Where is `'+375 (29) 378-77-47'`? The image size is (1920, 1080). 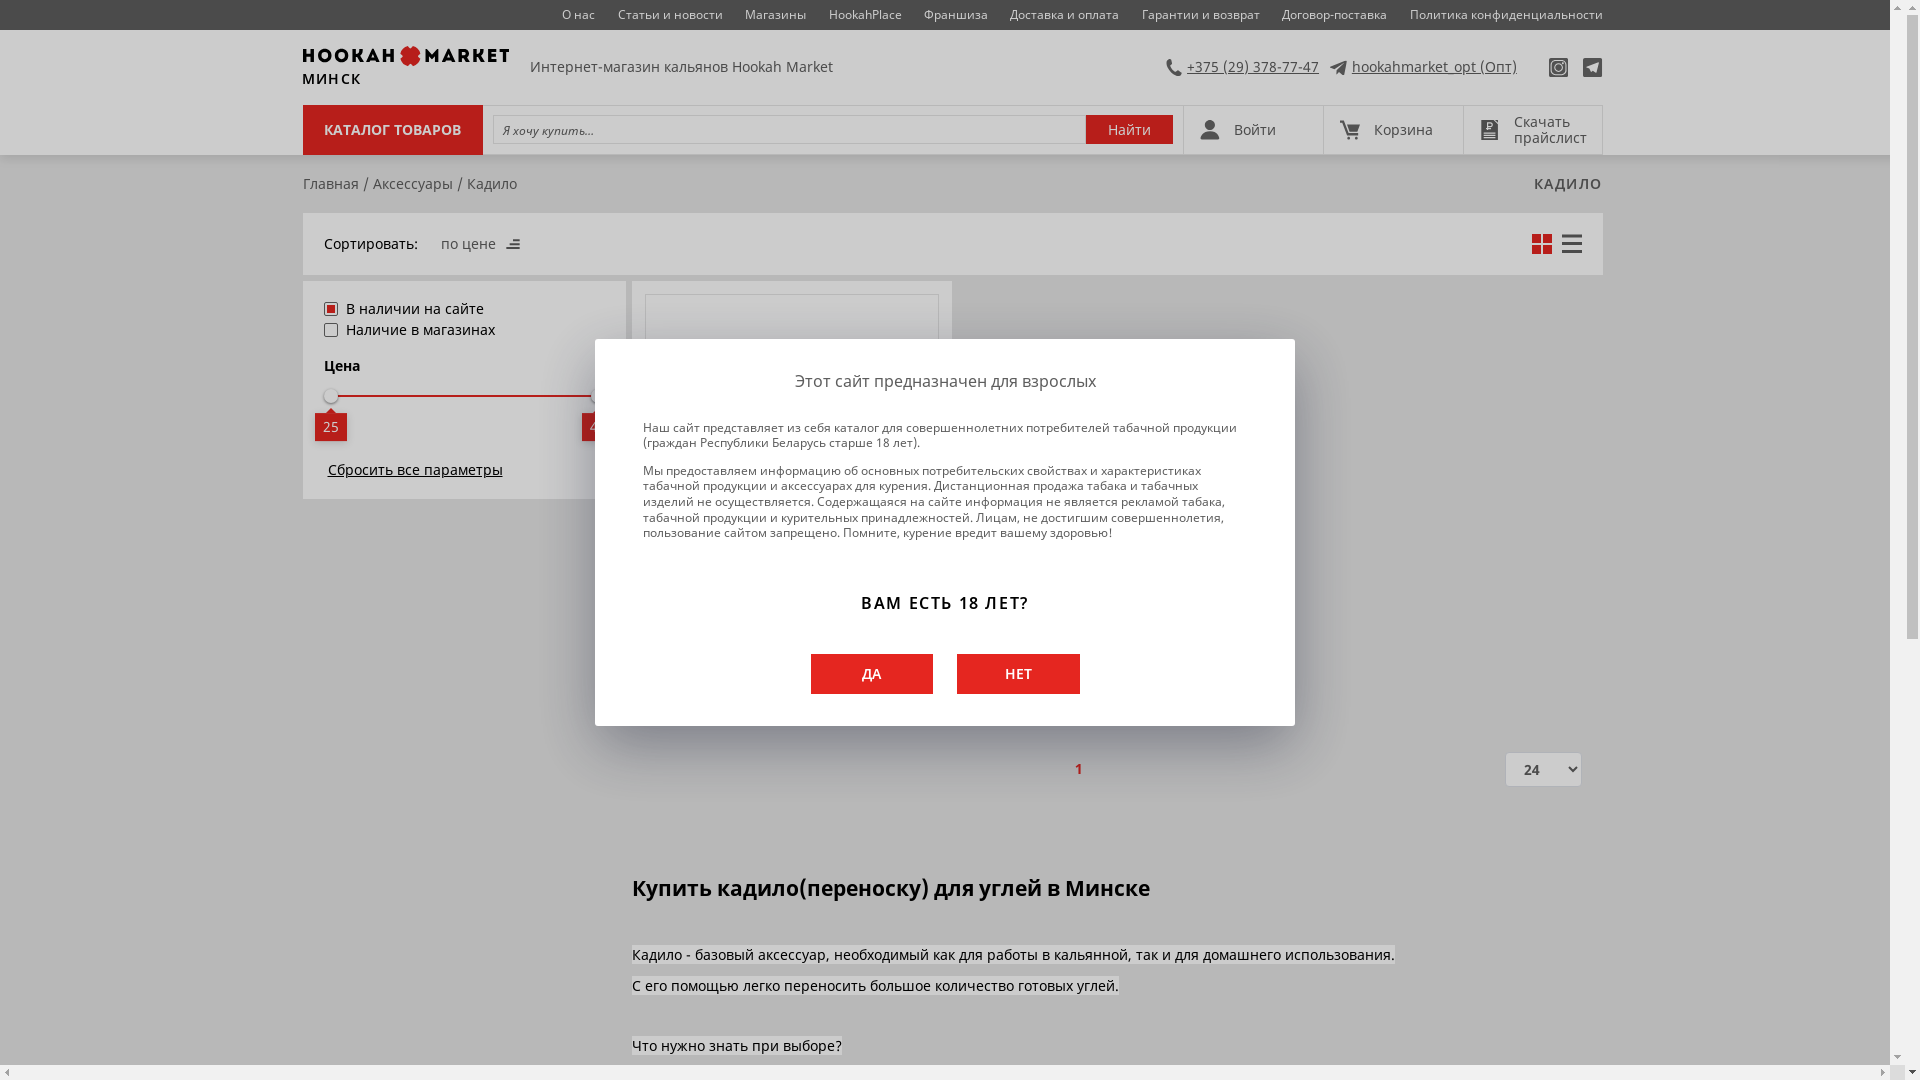
'+375 (29) 378-77-47' is located at coordinates (1241, 65).